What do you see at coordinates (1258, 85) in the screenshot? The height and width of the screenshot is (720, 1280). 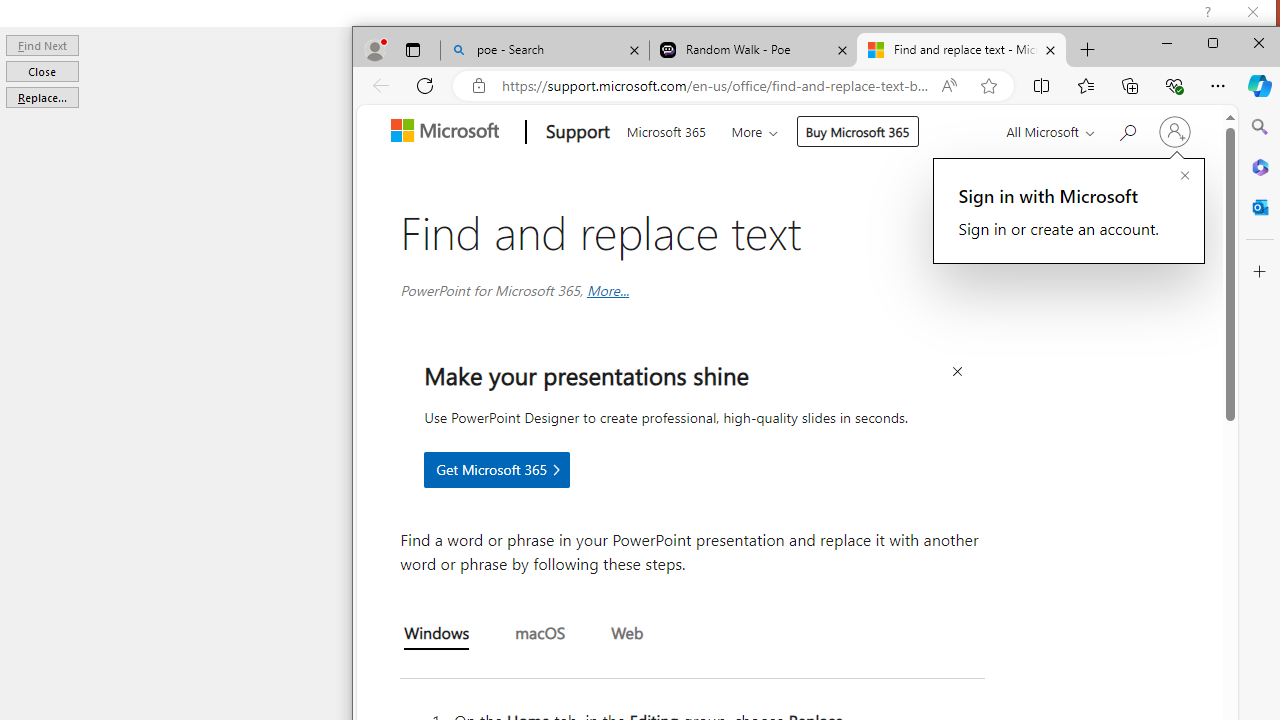 I see `'Copilot (Ctrl+Shift+.)'` at bounding box center [1258, 85].